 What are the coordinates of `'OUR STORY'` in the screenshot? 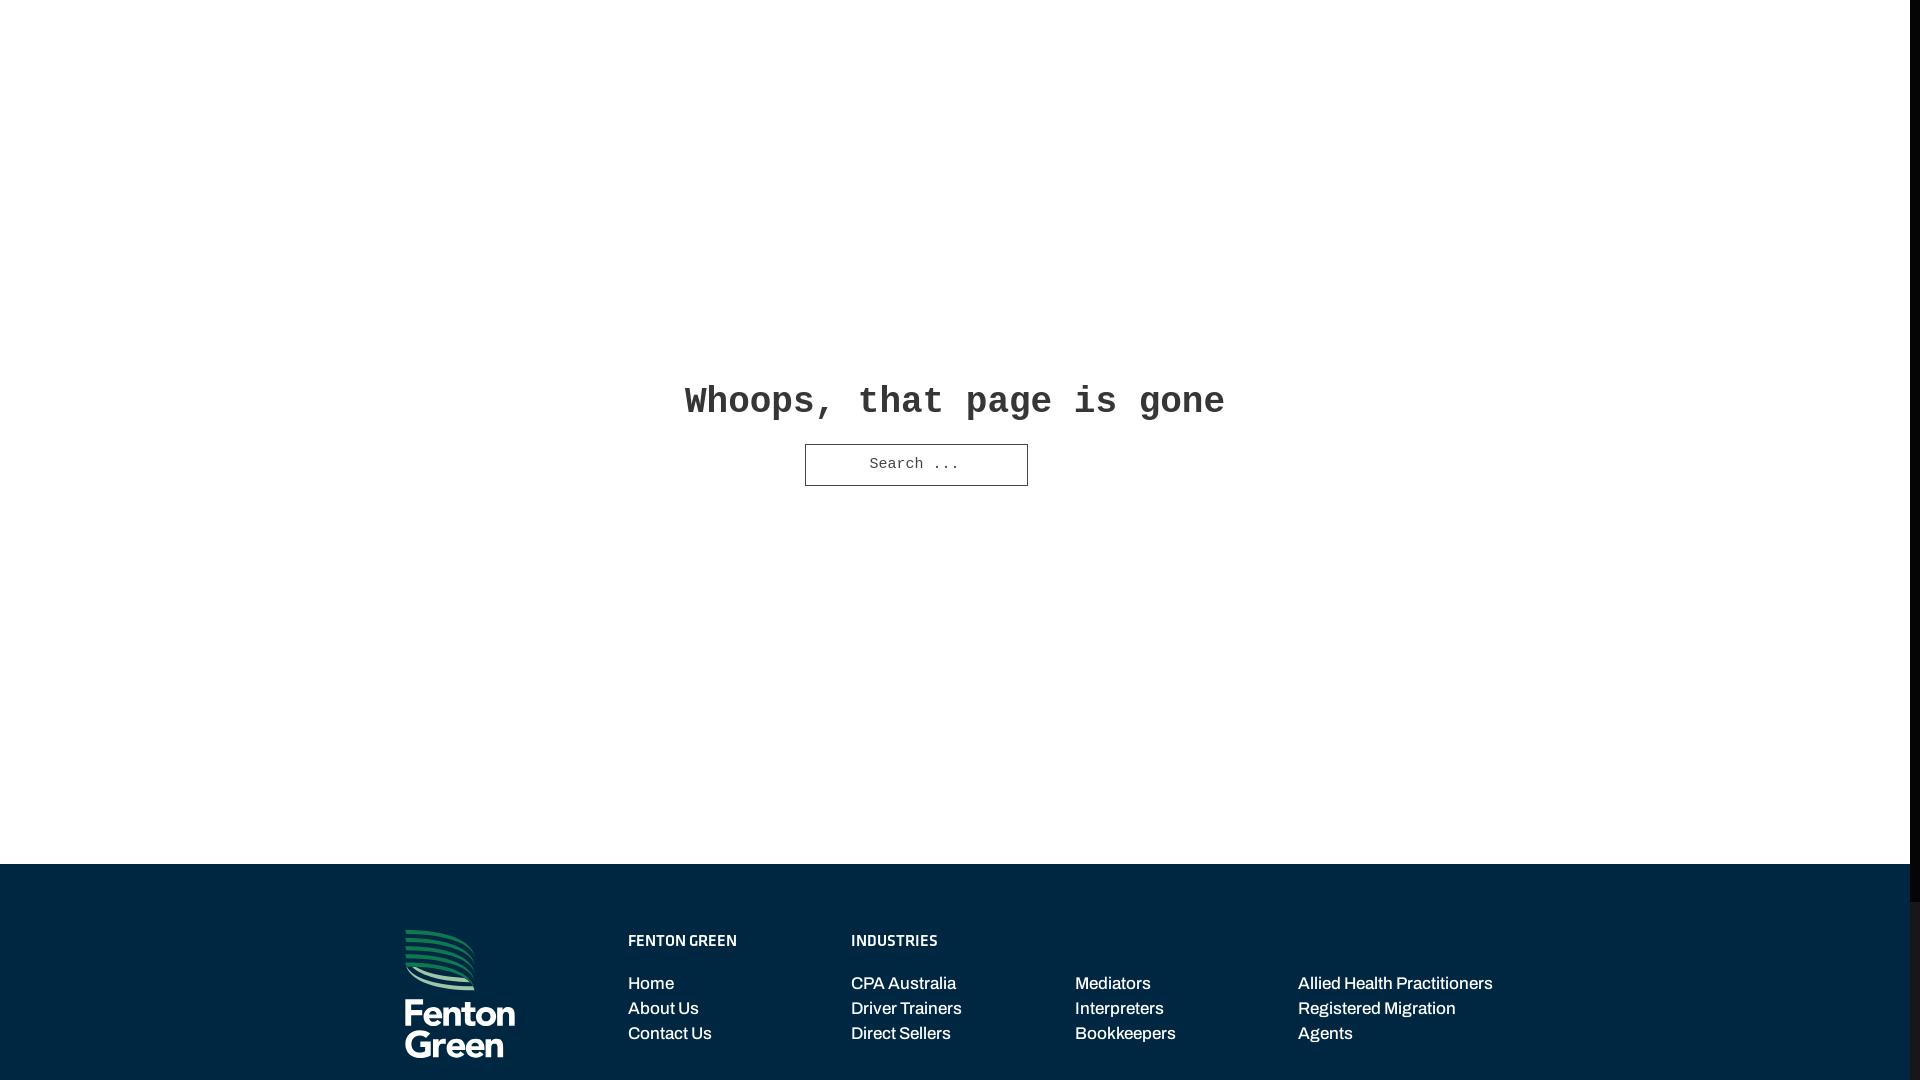 It's located at (1137, 39).